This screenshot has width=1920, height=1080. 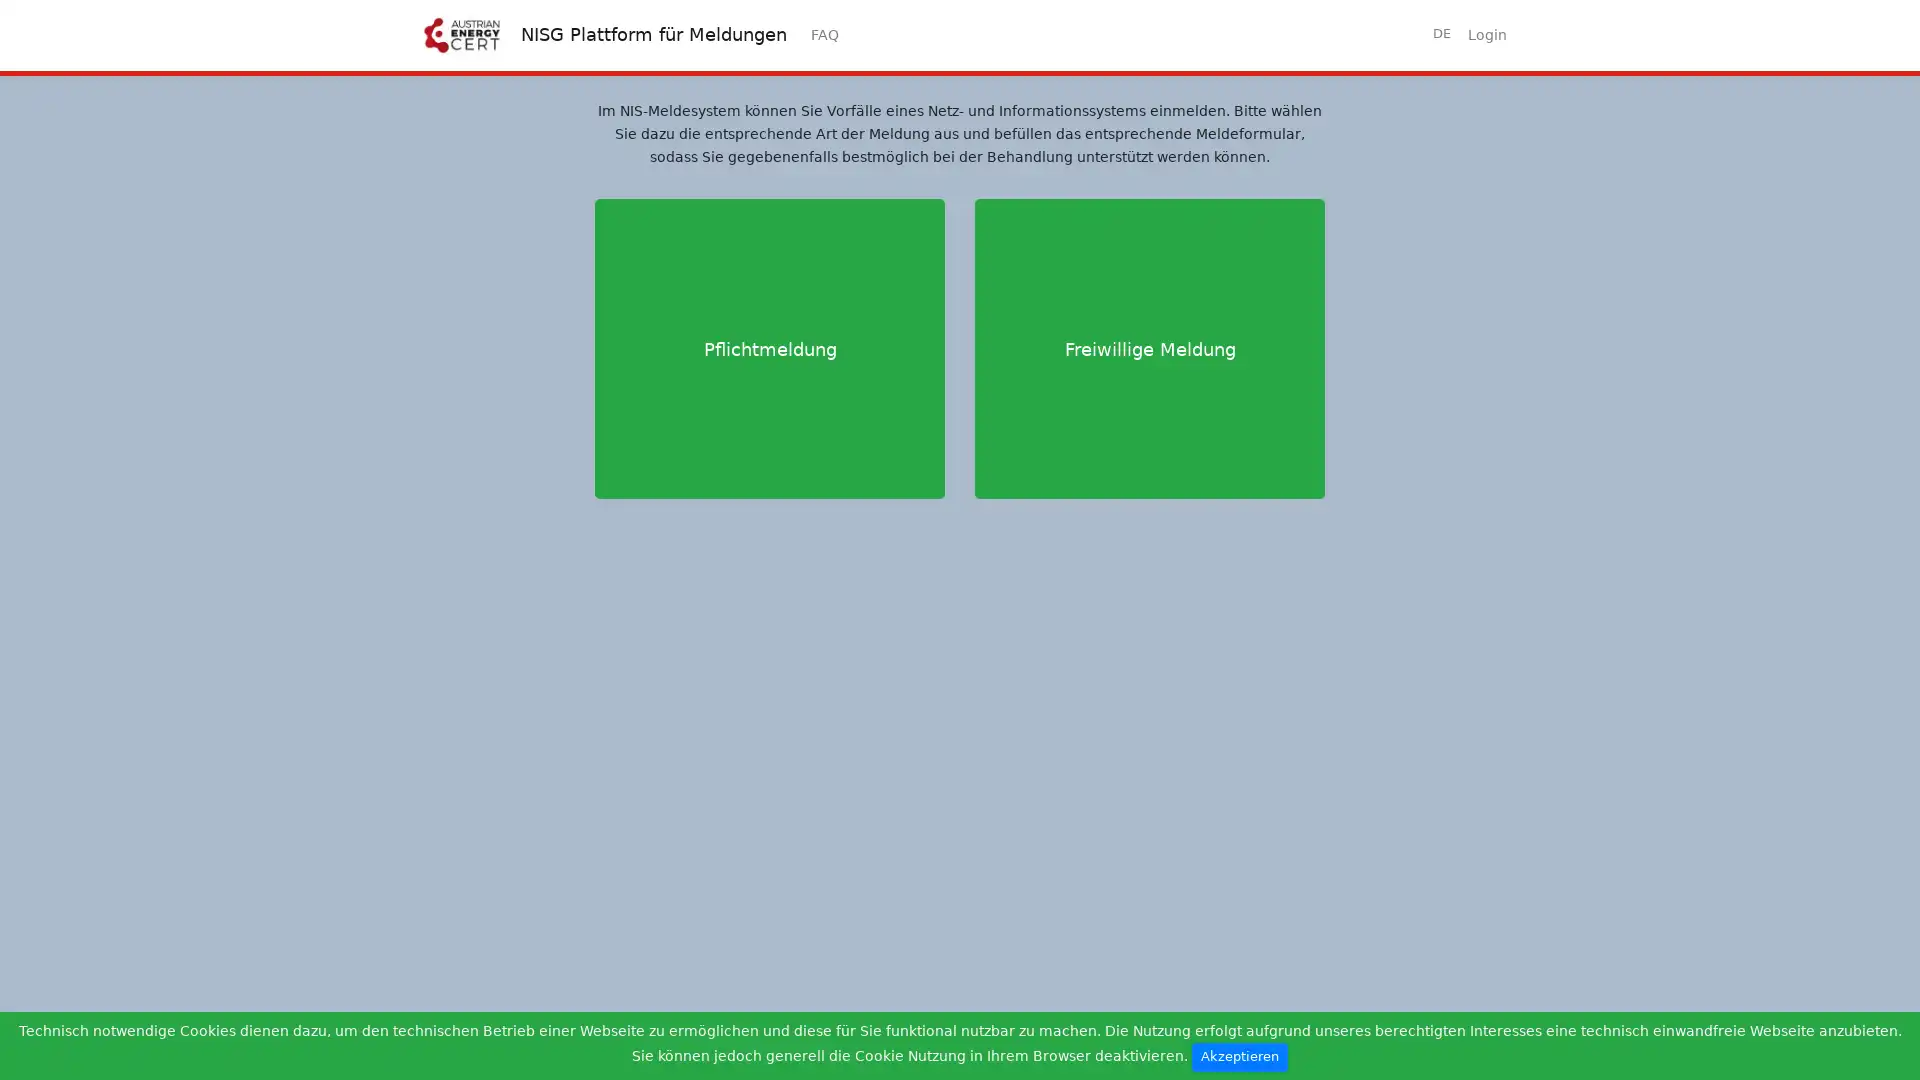 What do you see at coordinates (1238, 1056) in the screenshot?
I see `Akzeptieren` at bounding box center [1238, 1056].